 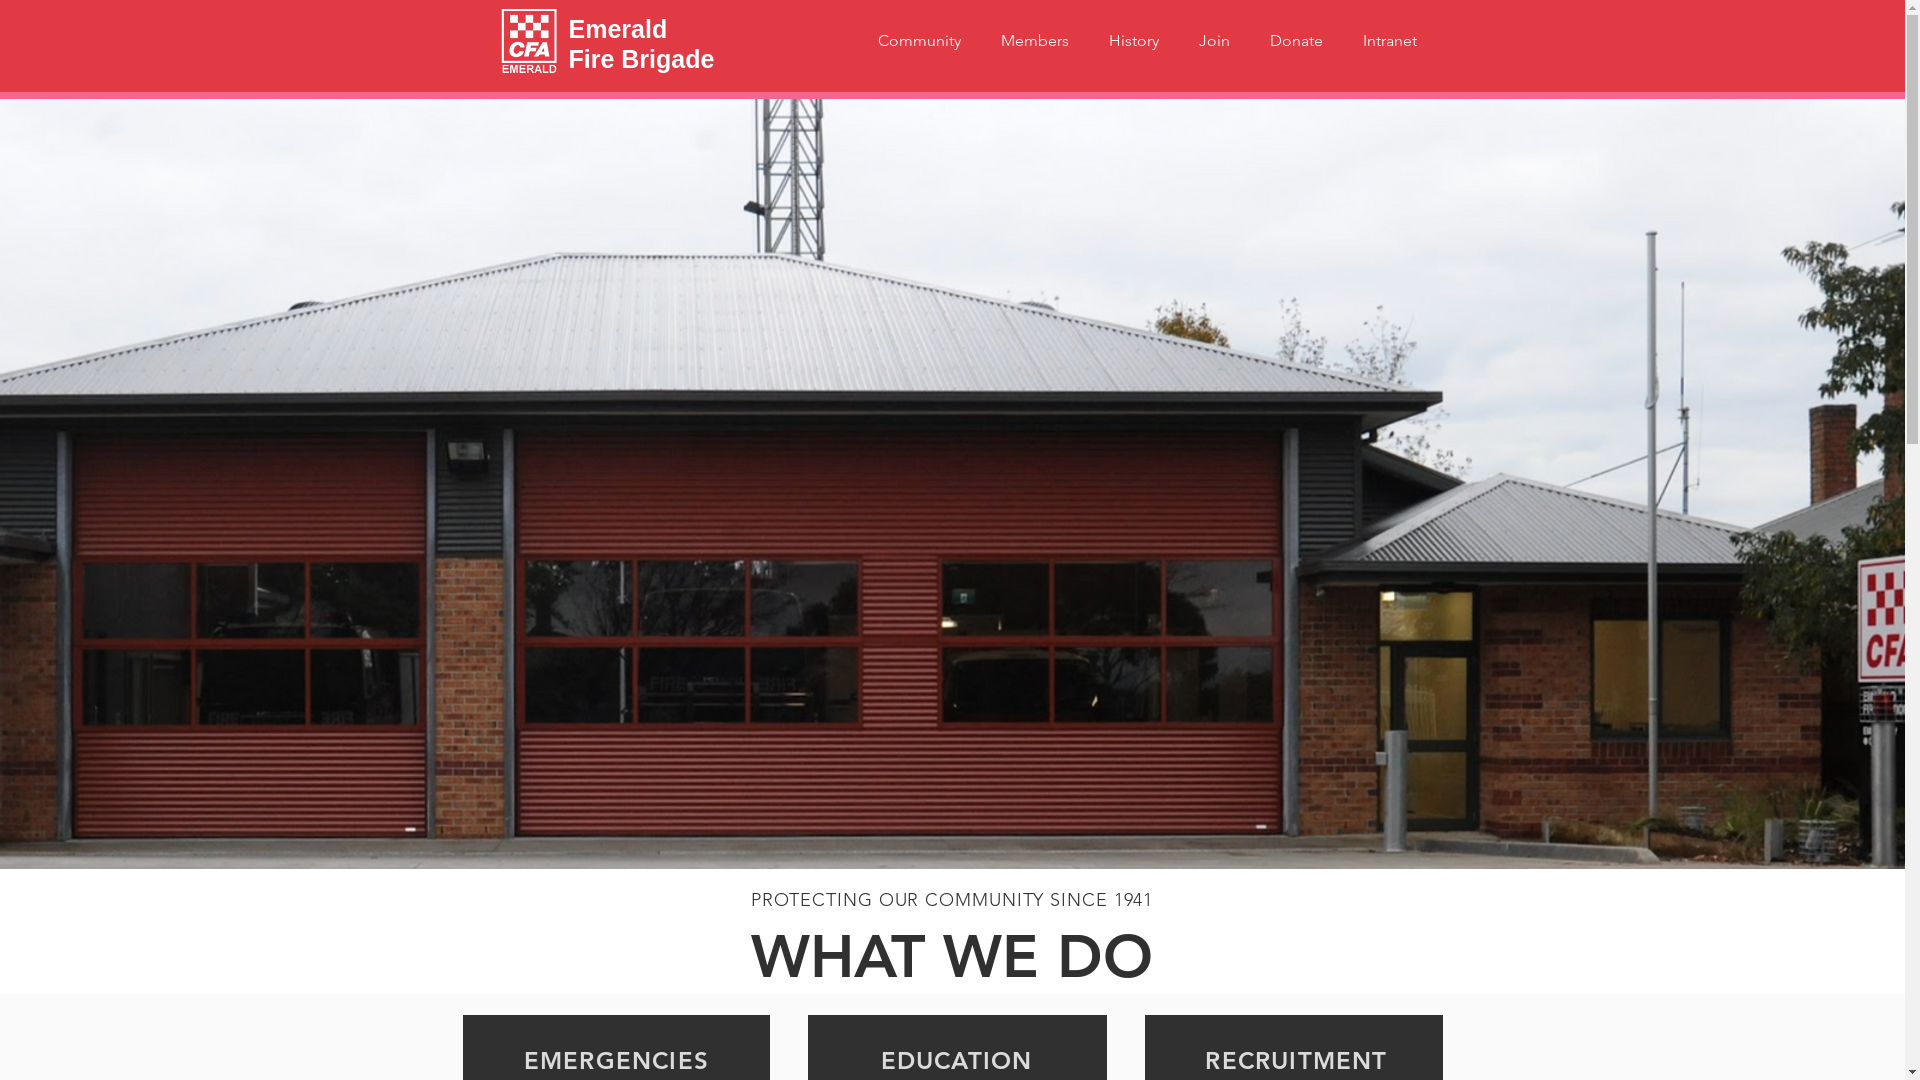 I want to click on 'Intranet', so click(x=1387, y=41).